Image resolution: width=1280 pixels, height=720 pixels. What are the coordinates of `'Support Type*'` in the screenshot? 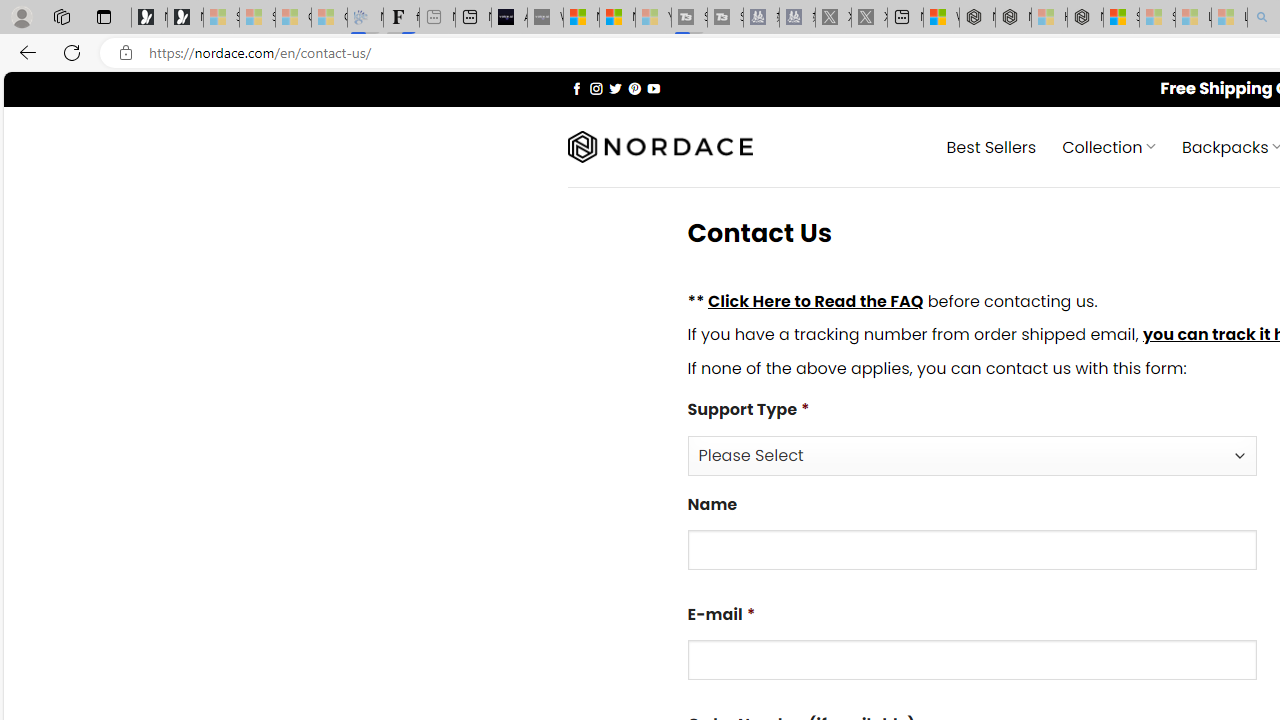 It's located at (972, 455).